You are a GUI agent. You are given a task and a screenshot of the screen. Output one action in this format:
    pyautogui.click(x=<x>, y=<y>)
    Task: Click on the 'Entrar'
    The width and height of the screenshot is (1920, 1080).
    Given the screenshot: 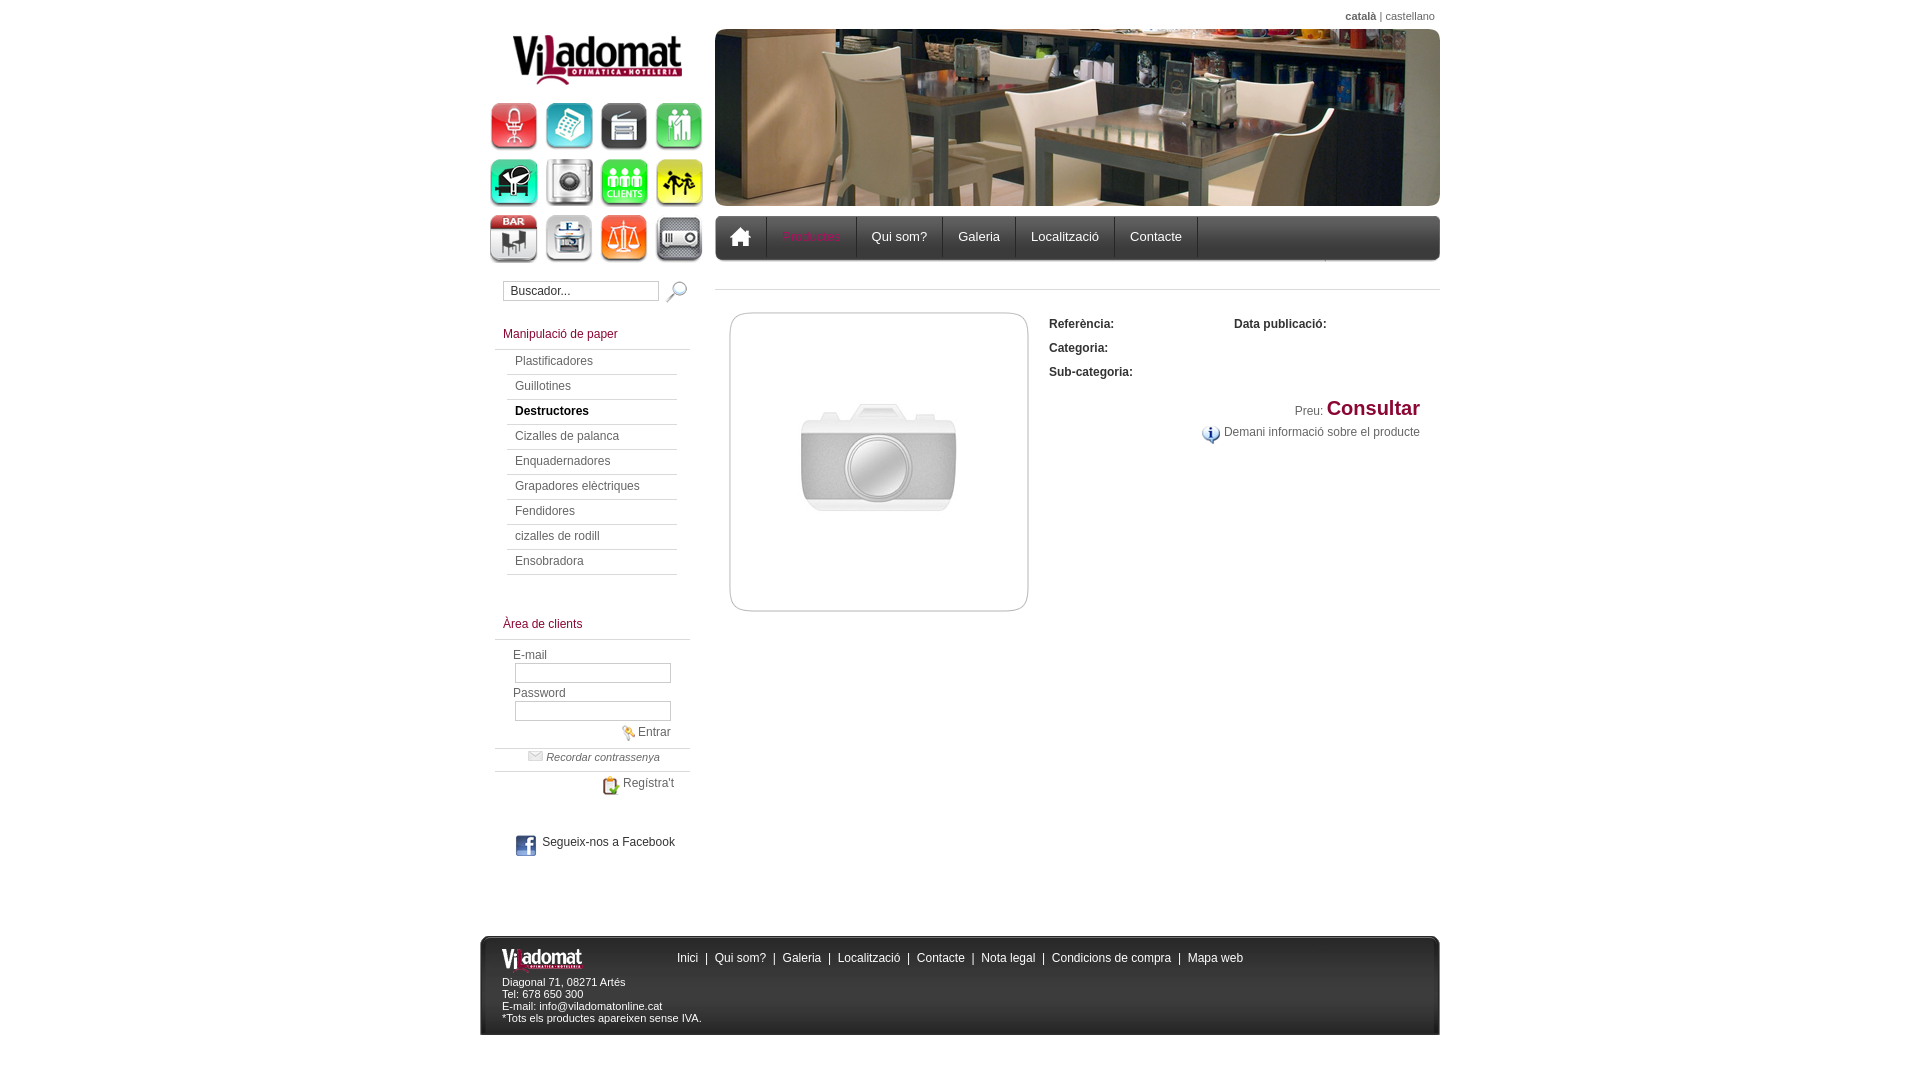 What is the action you would take?
    pyautogui.click(x=644, y=732)
    